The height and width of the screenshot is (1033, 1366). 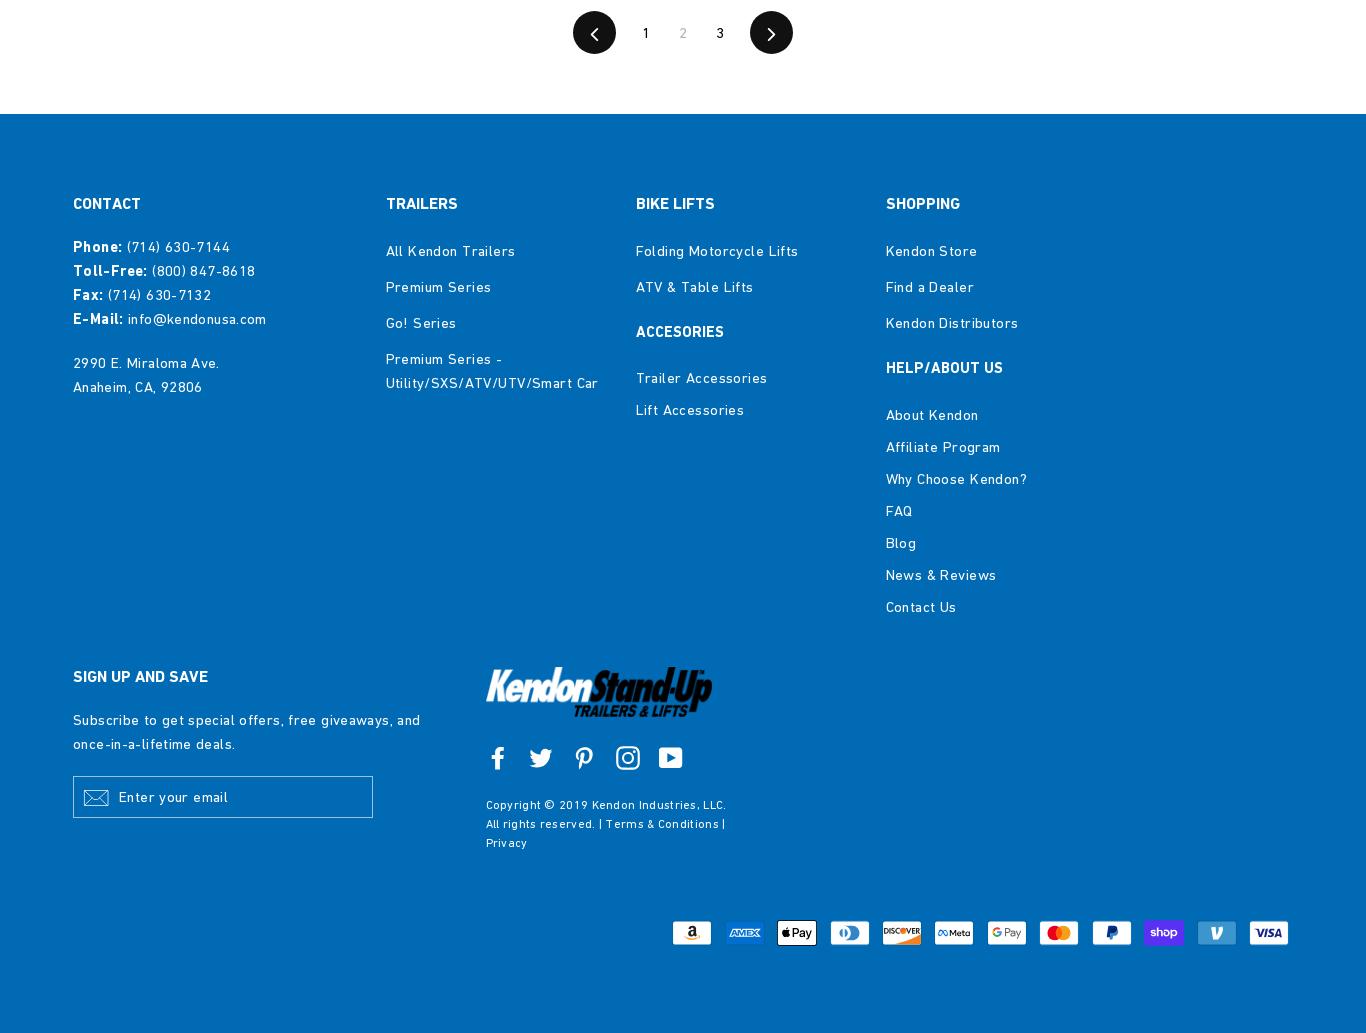 I want to click on 'Lift Accessories', so click(x=689, y=409).